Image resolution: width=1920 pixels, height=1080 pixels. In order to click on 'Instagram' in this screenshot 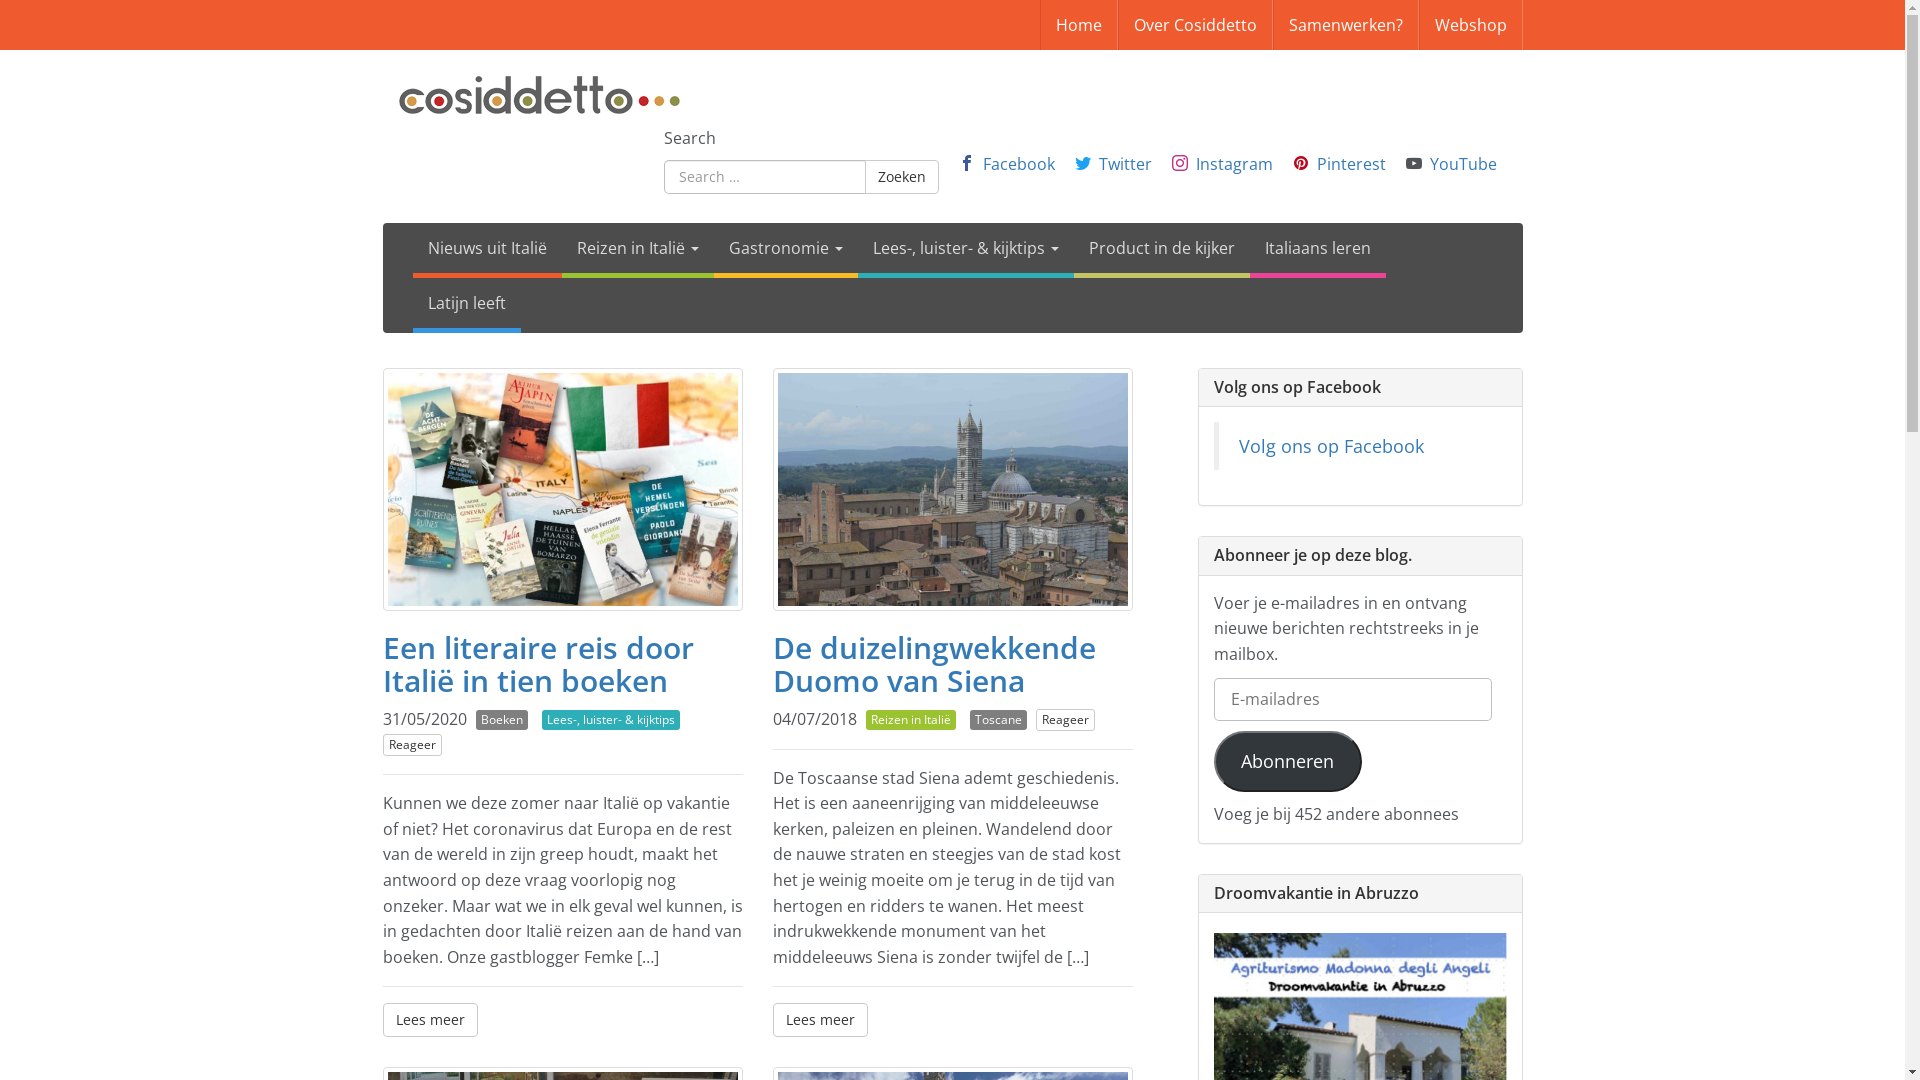, I will do `click(1233, 161)`.